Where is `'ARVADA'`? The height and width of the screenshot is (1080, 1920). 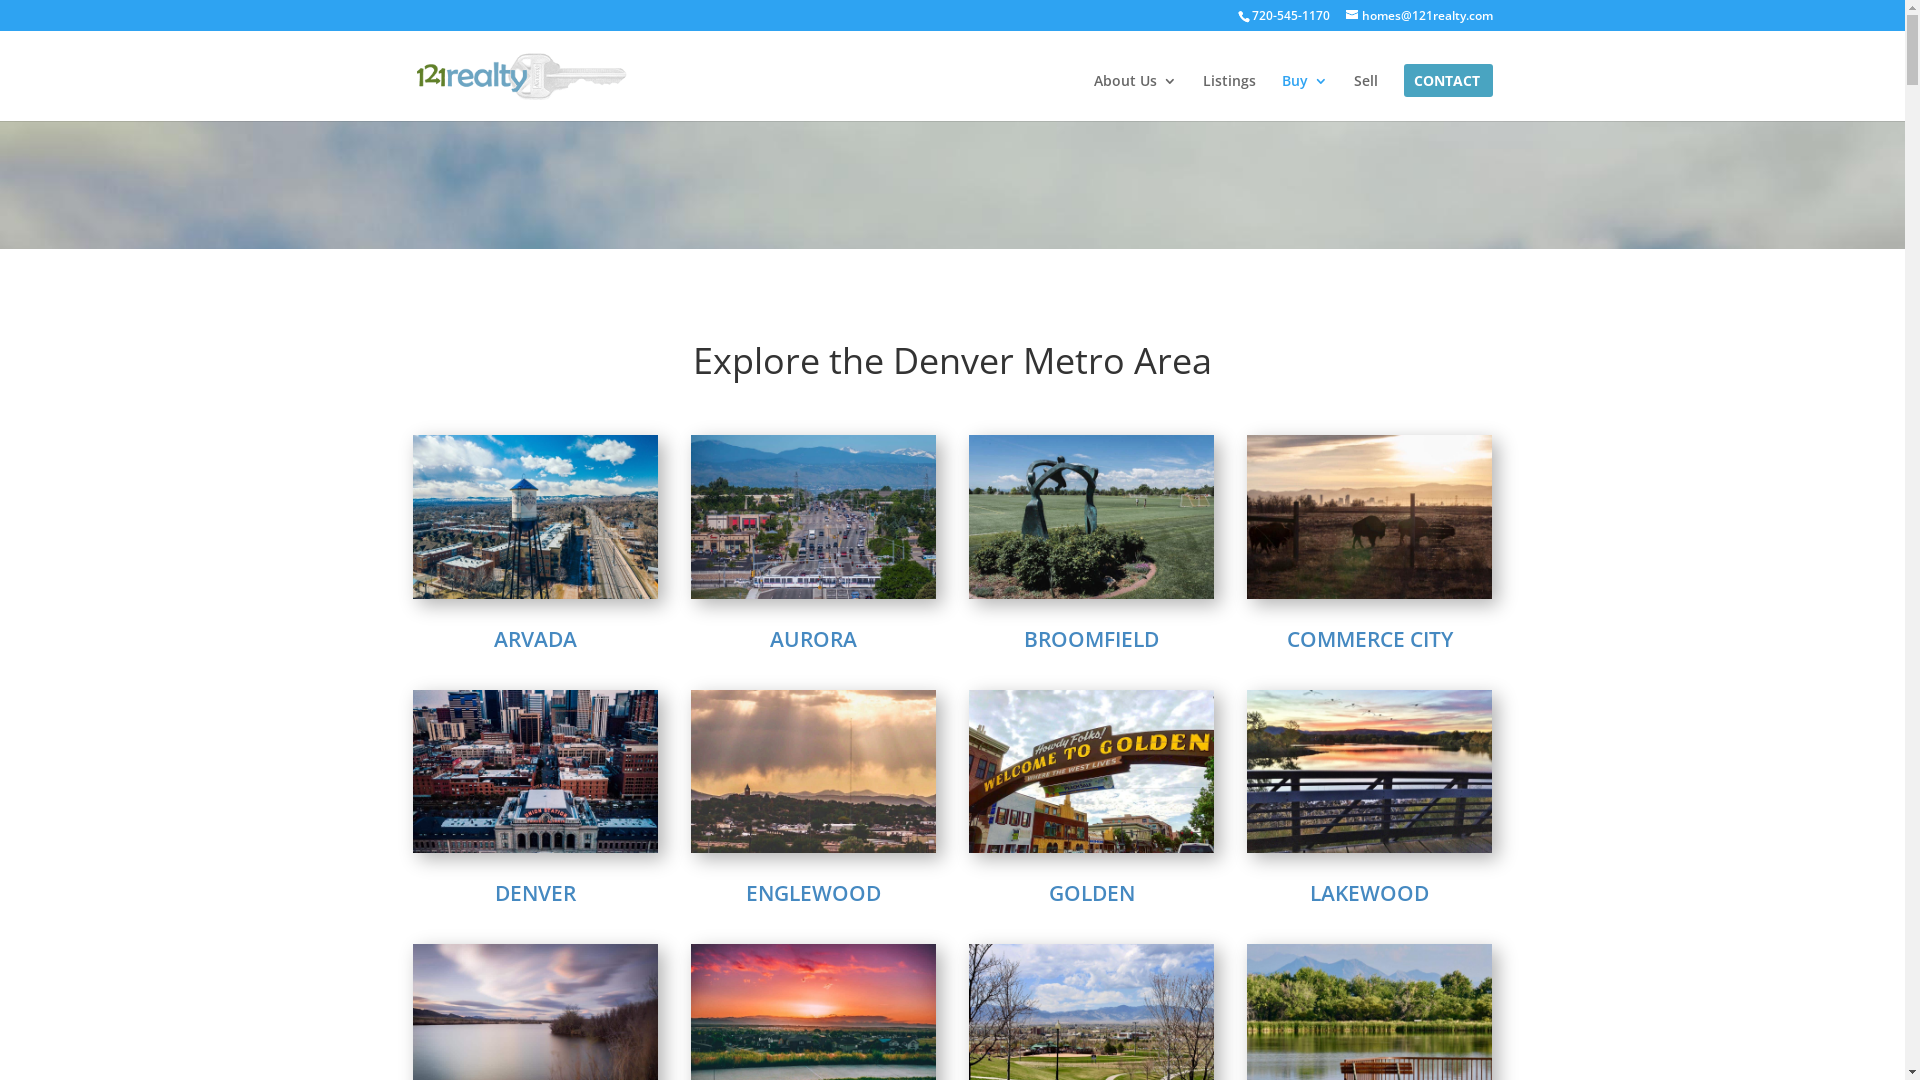
'ARVADA' is located at coordinates (535, 639).